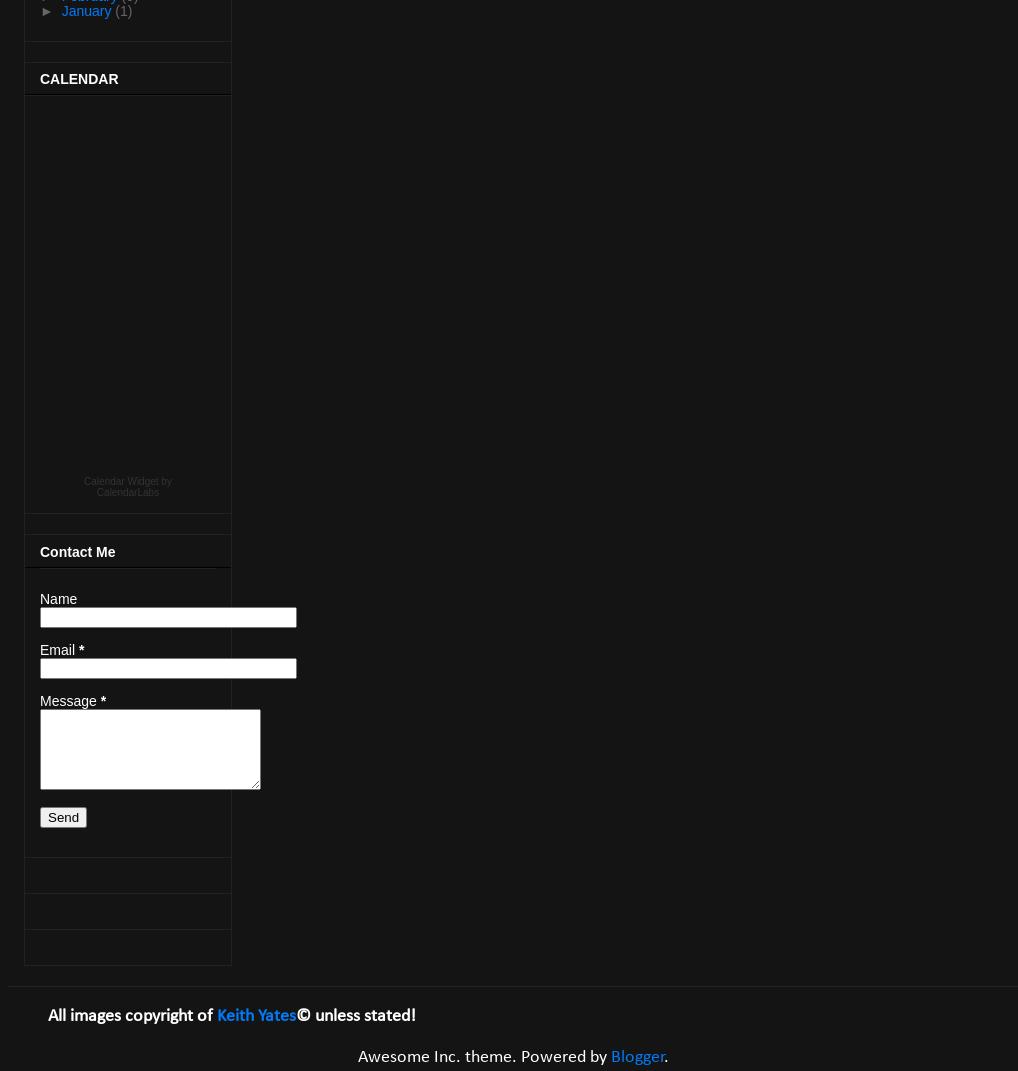  Describe the element at coordinates (131, 1015) in the screenshot. I see `'All images copyright of'` at that location.